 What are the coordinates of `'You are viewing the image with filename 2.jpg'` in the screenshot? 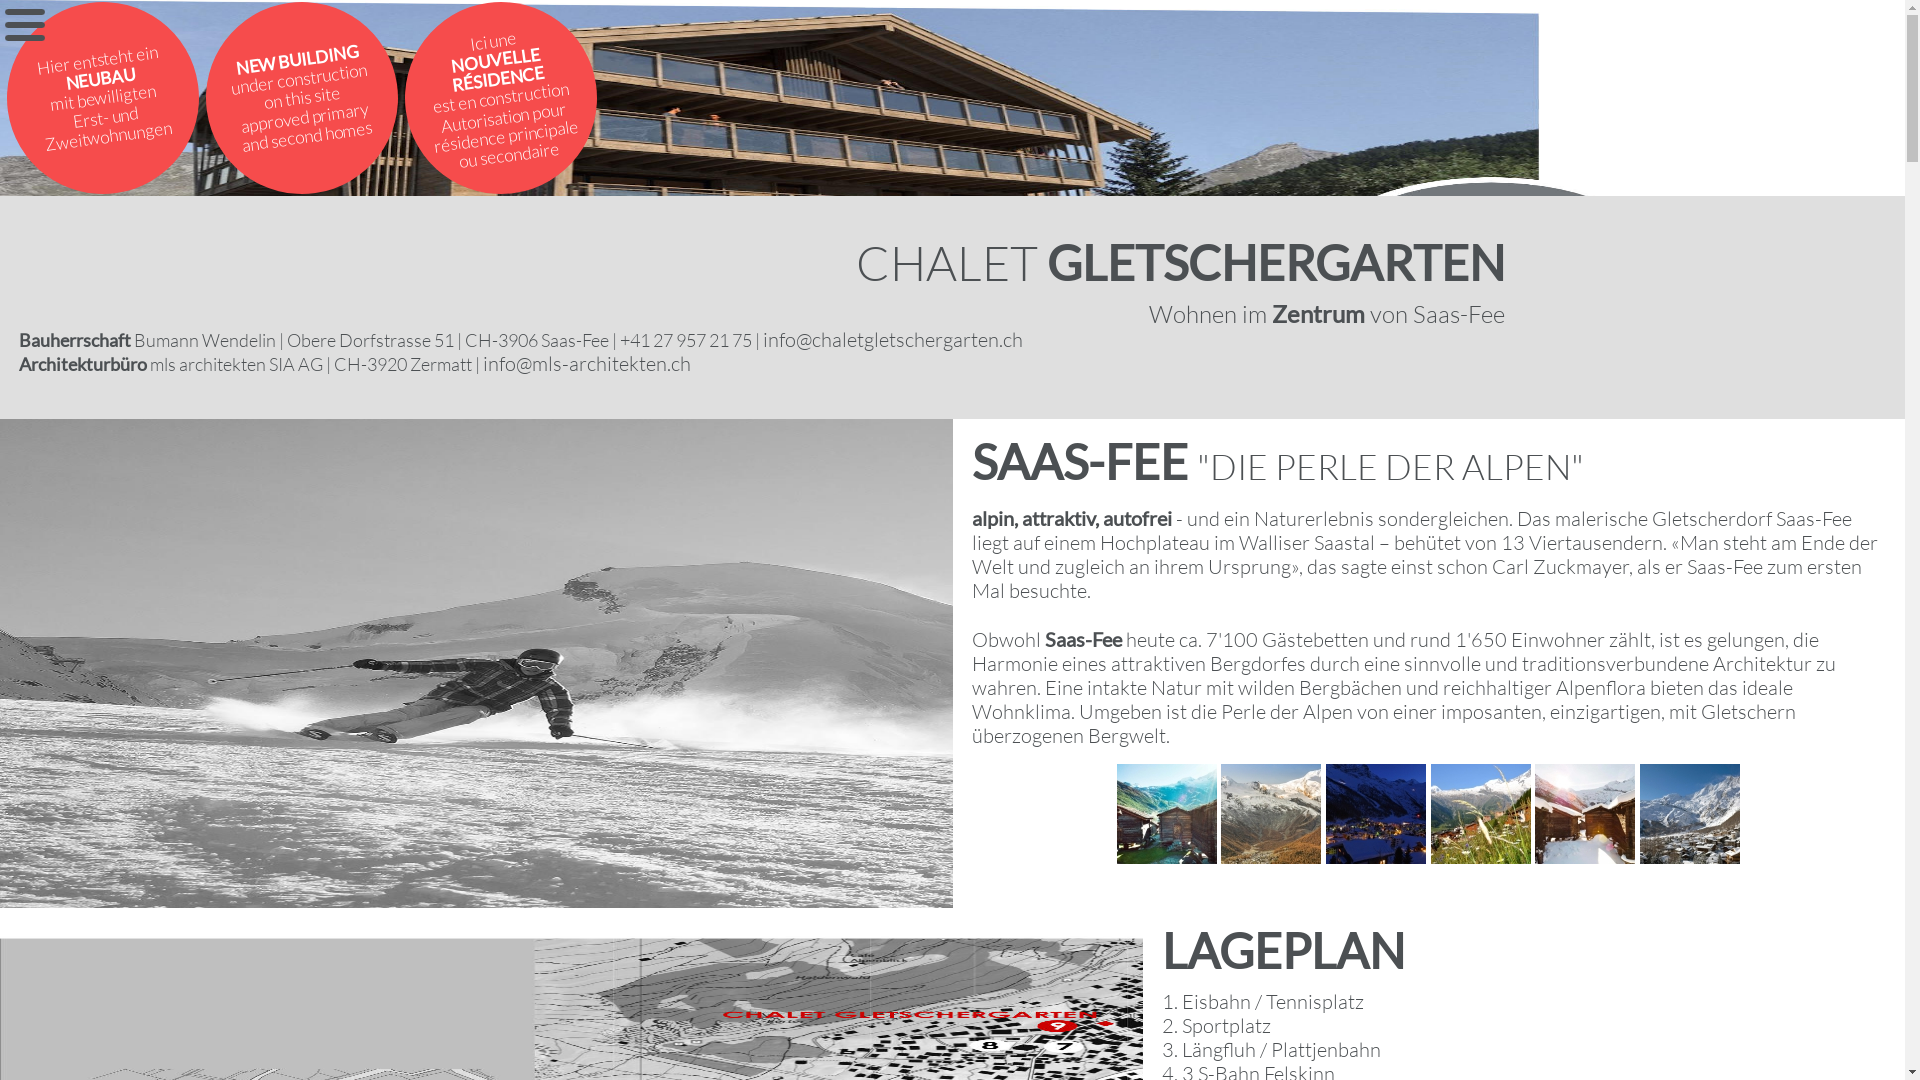 It's located at (1270, 813).